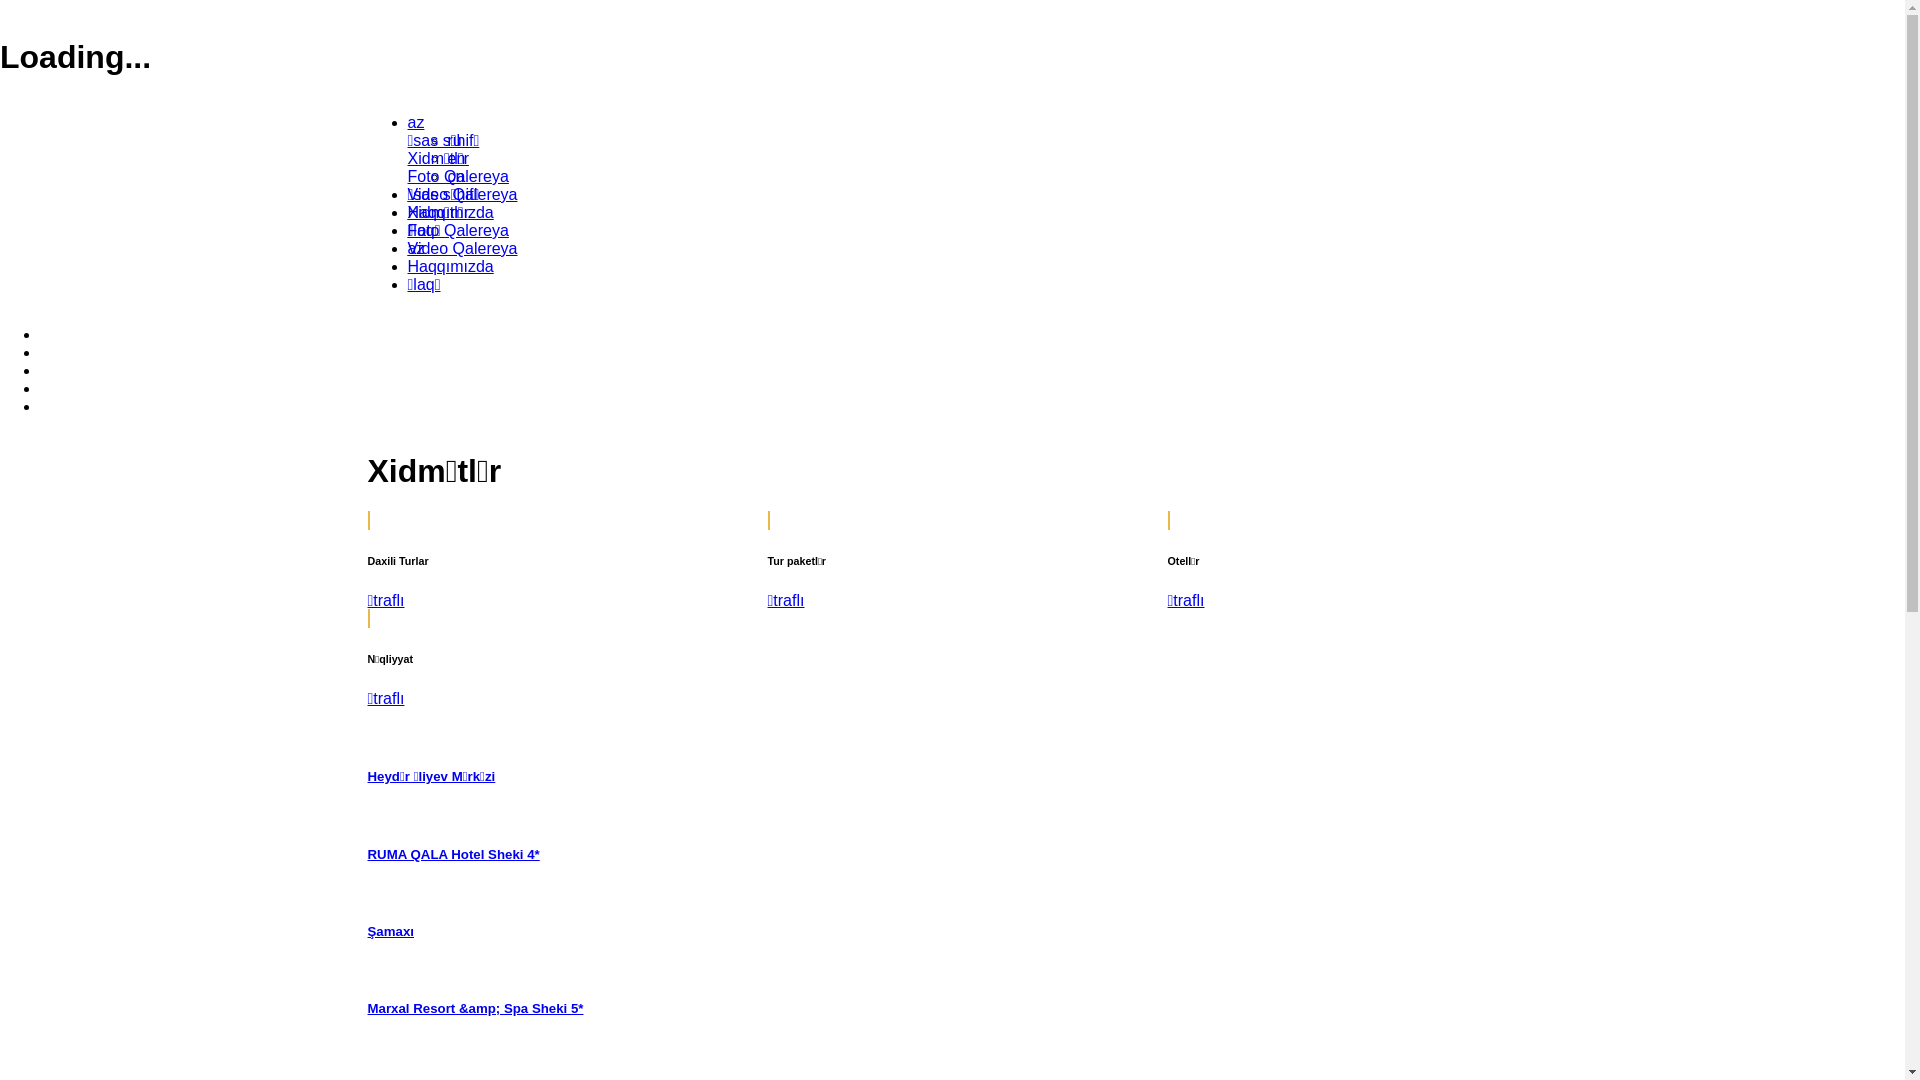 This screenshot has width=1920, height=1080. I want to click on 'RUMA QALA Hotel Sheki 4*', so click(453, 854).